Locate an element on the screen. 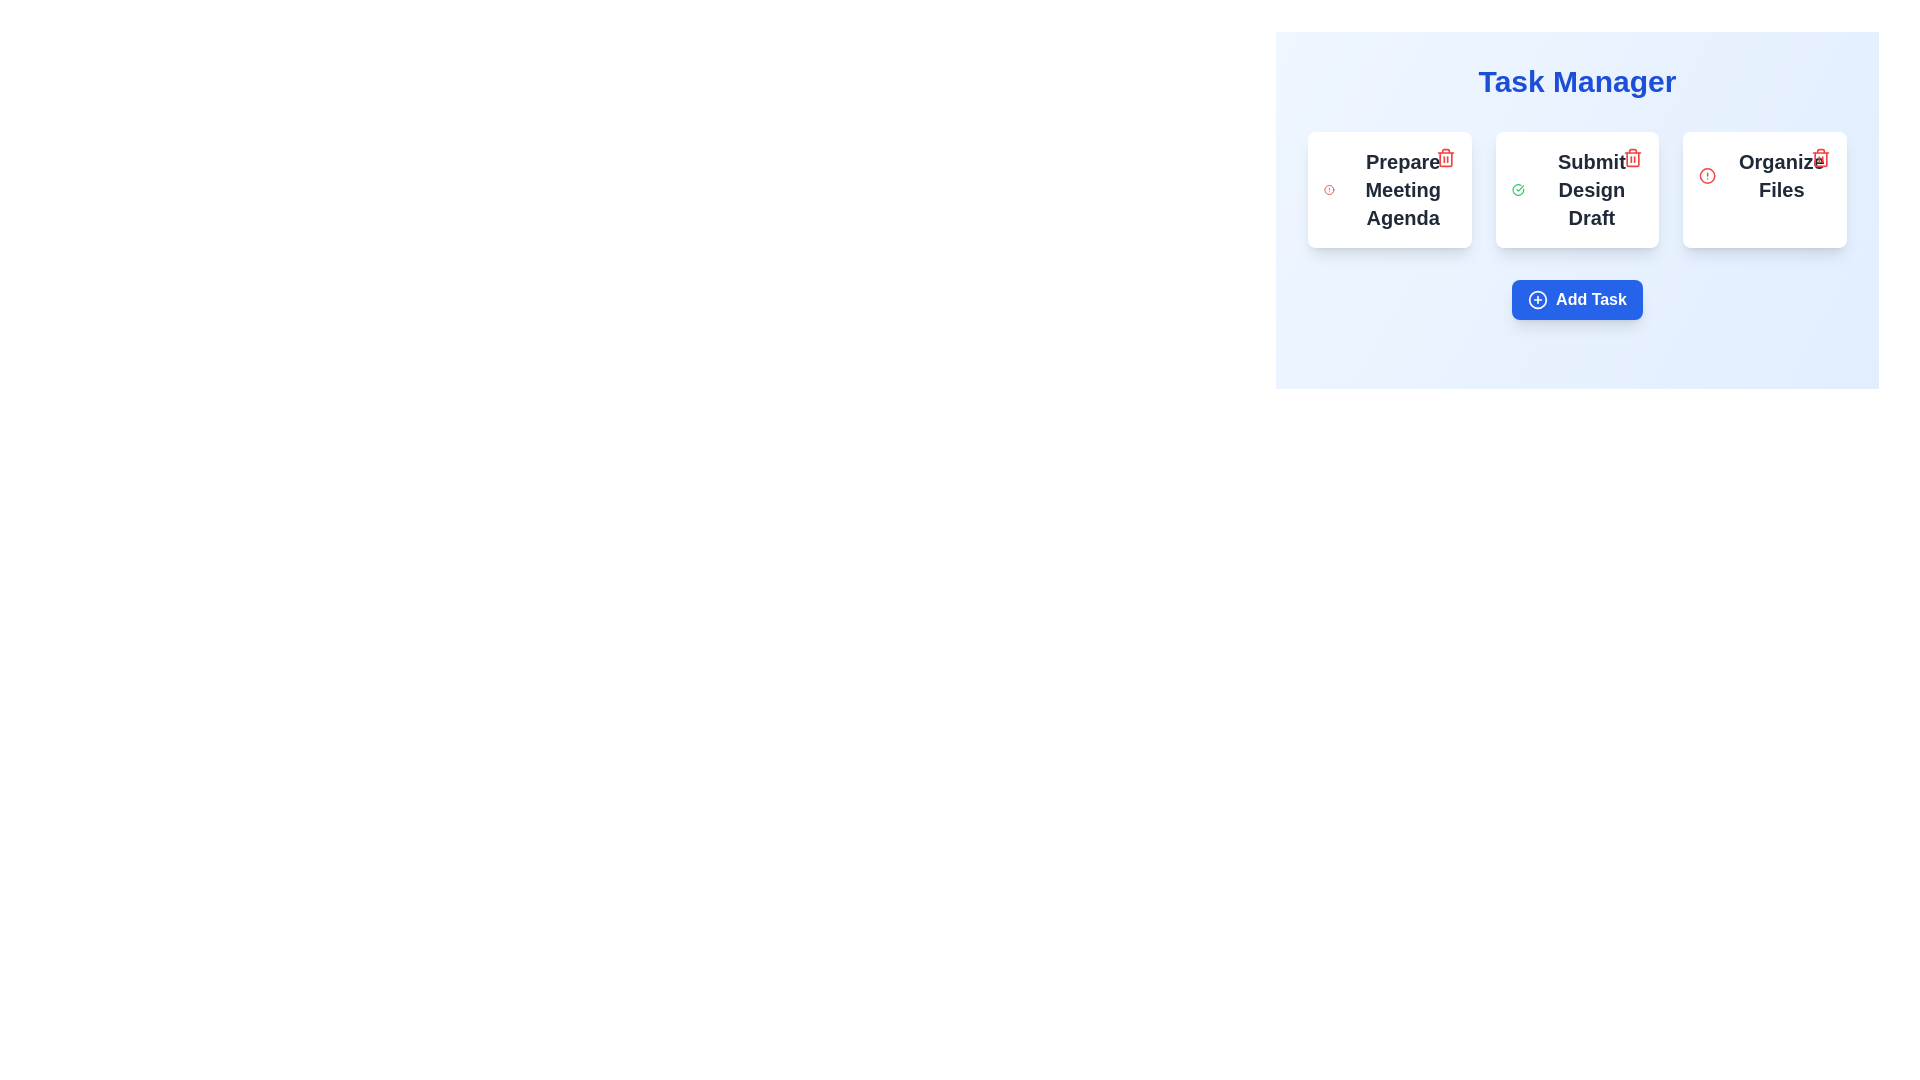  task information from the card component labeled 'Organize Files', which is the last card in a row of three within the Task Manager interface is located at coordinates (1765, 175).